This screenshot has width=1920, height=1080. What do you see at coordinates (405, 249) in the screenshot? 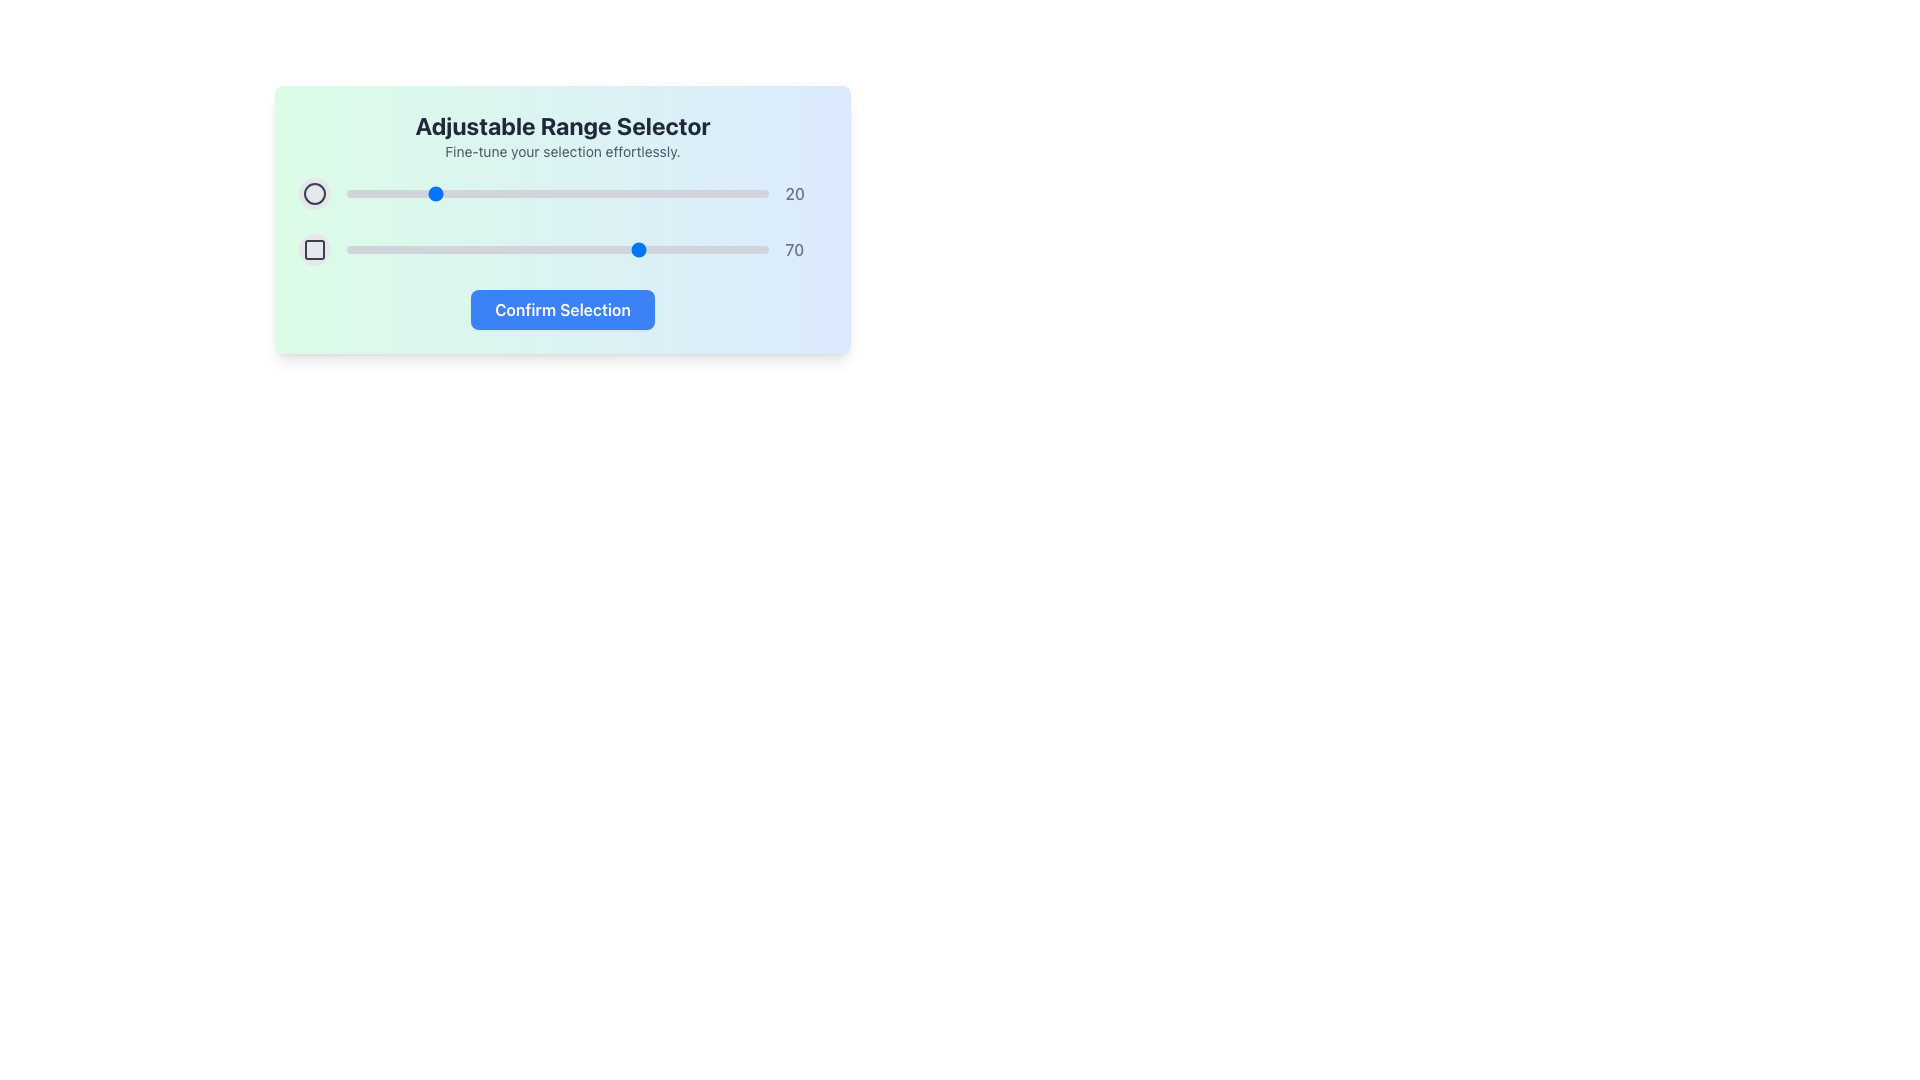
I see `the slider` at bounding box center [405, 249].